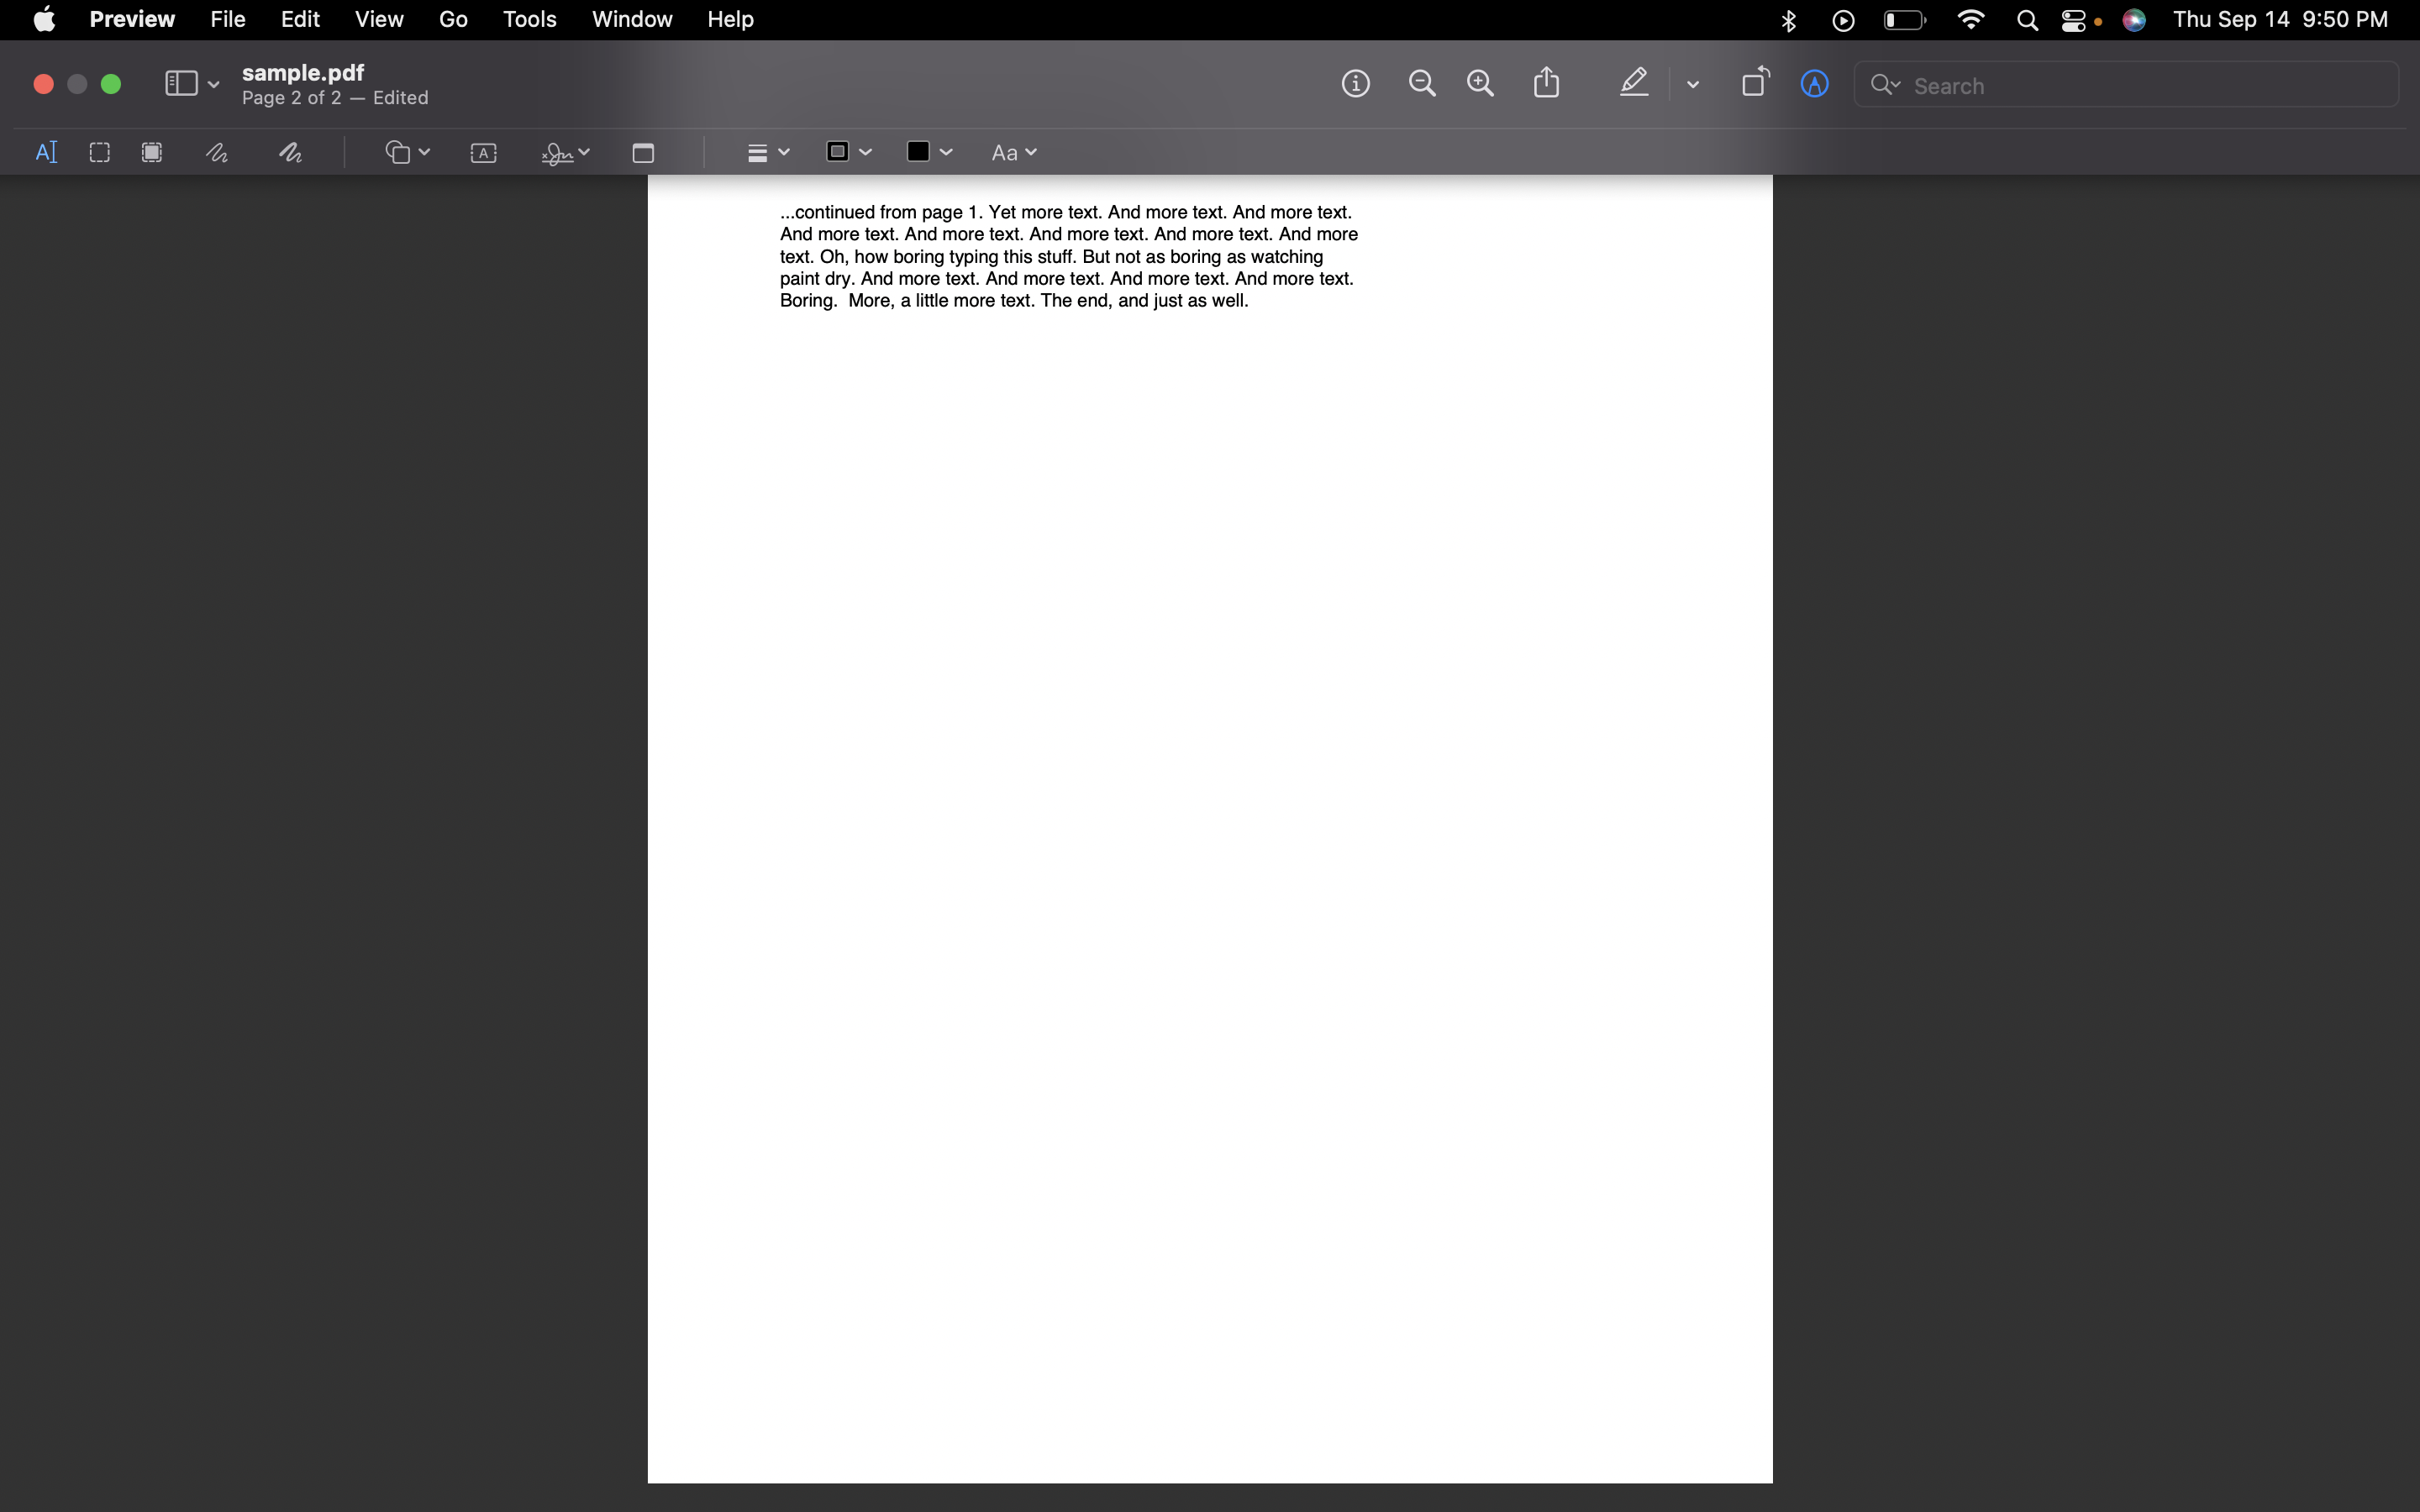 Image resolution: width=2420 pixels, height=1512 pixels. Describe the element at coordinates (561, 154) in the screenshot. I see `the signature function` at that location.